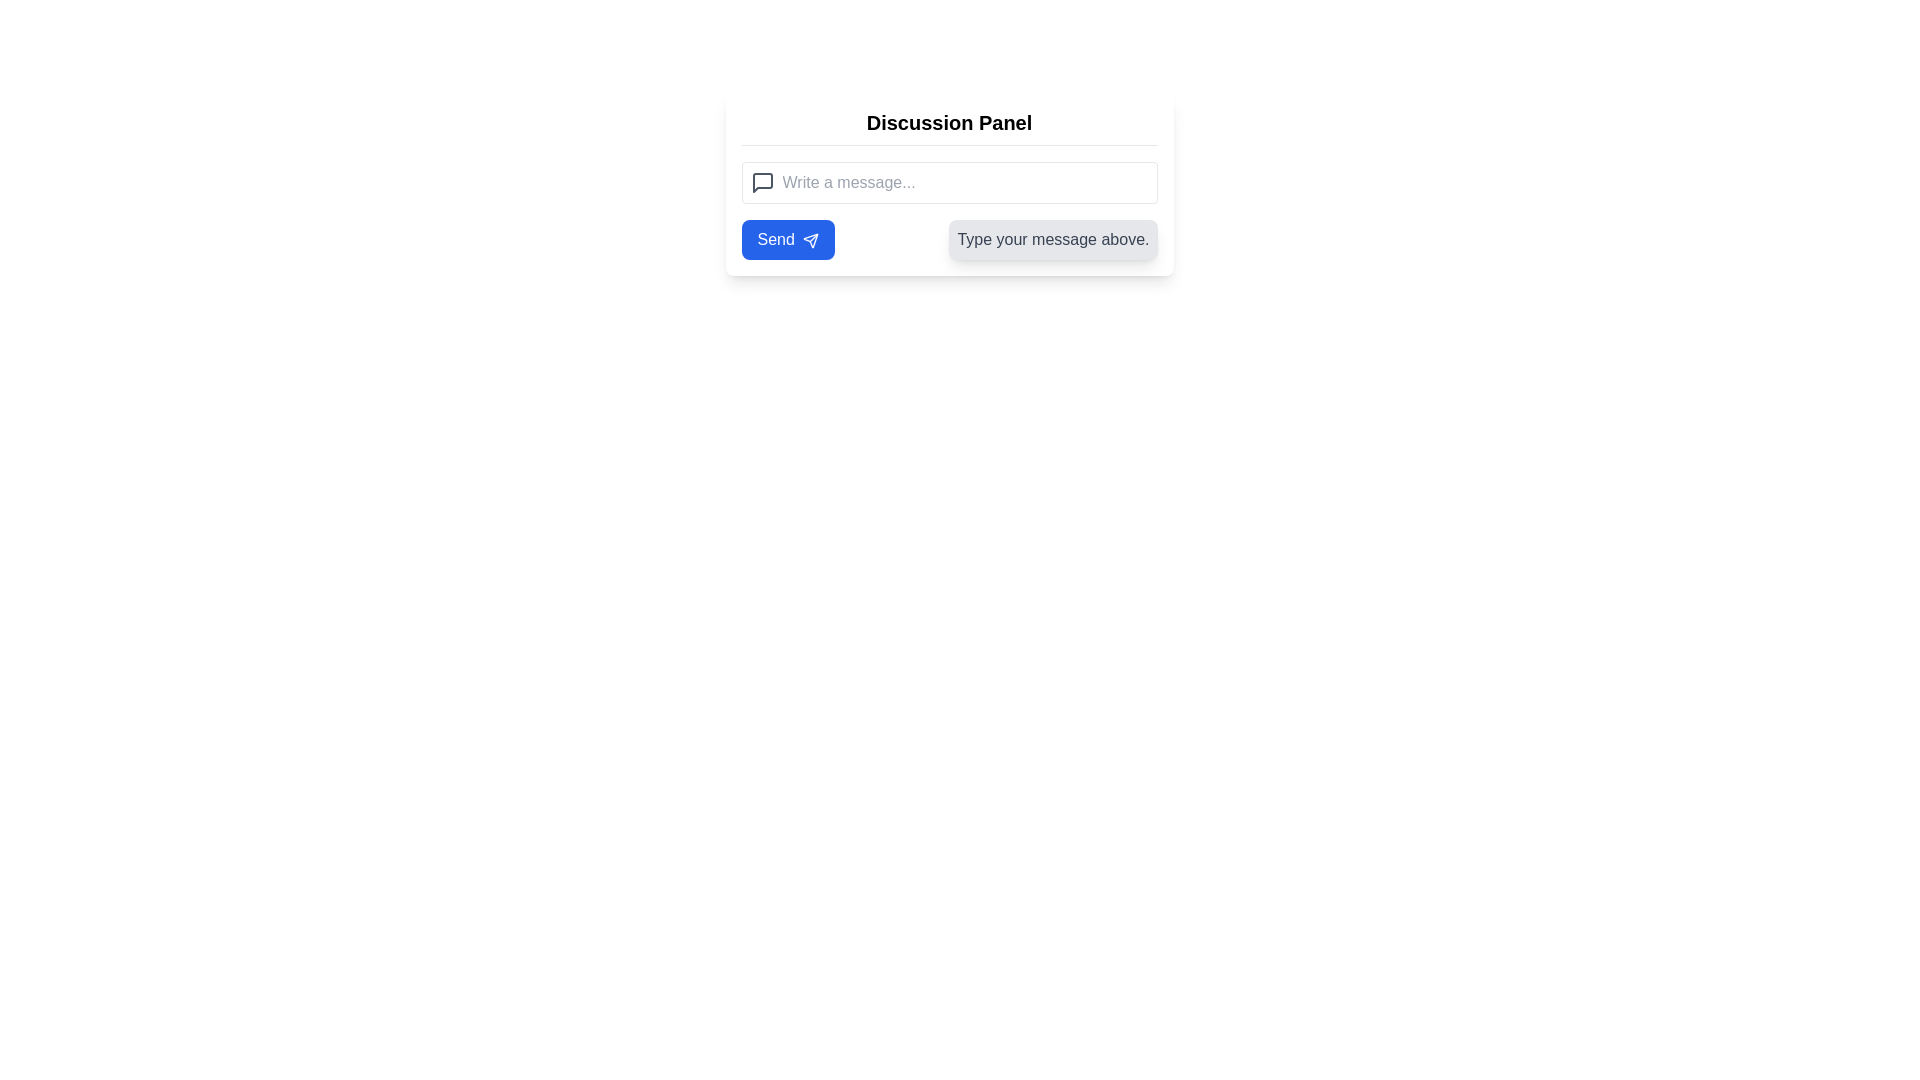  What do you see at coordinates (761, 182) in the screenshot?
I see `the design of the small, square-shaped speech bubble icon located to the left of the 'Write a message...' text input field in the discussion panel layout` at bounding box center [761, 182].